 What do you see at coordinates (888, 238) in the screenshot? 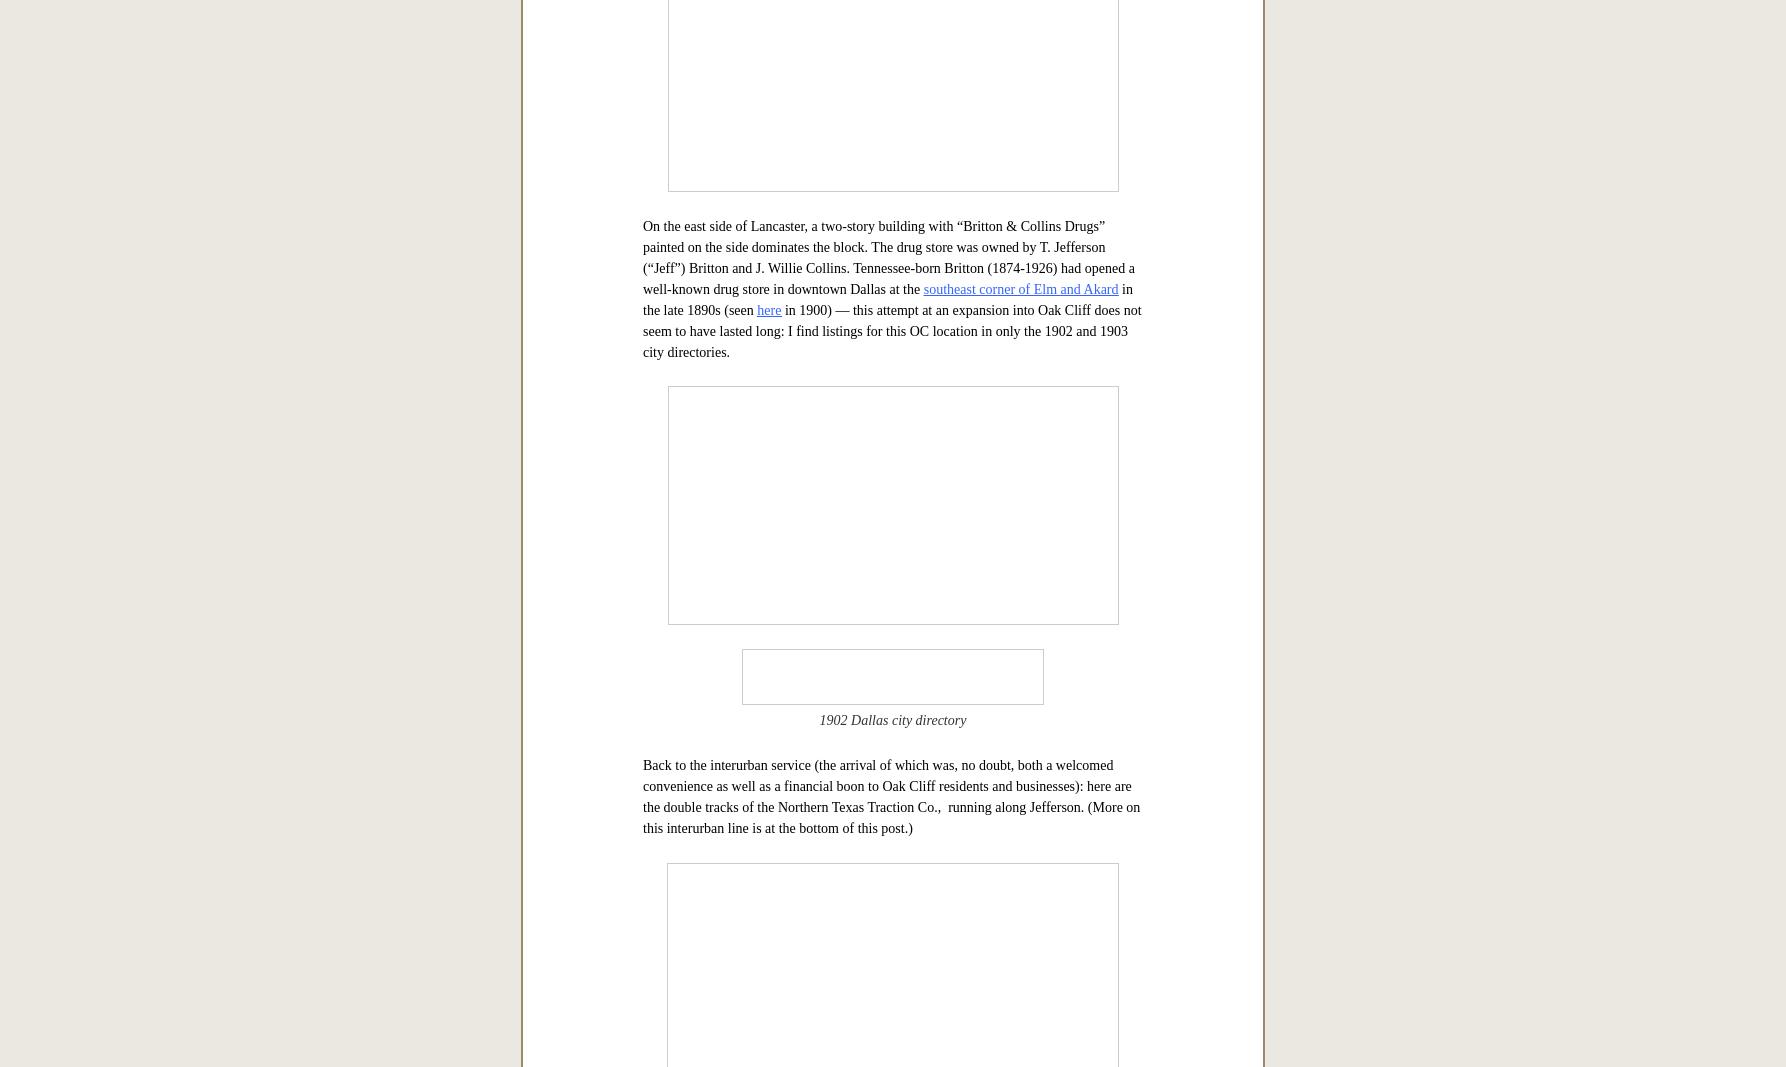
I see `'Let’s zoom in on this photo. Though grainy, it’s still really exciting to see views of Oak Cliff, just after the turn of the century (Oak Cliff was annexed by Dallas in 1903 but had been a thriving community for many years before that). Below, a couple of men are seated on a bench beneath a sign that says “Interurban Ticket Office,” a bicycle lies at the curb, men stand on the corner, and a horse-drawn buggy is parked underneath a sign that says “drugs.” Eselco brand cigars were ten cents apiece at the time (about $3.00 in today’s money). The “ticket office” sign helps date this photo, as the Dallas-Fort Worth interurban service (through Oak Cliff) began in July, 1902.'` at bounding box center [888, 238].